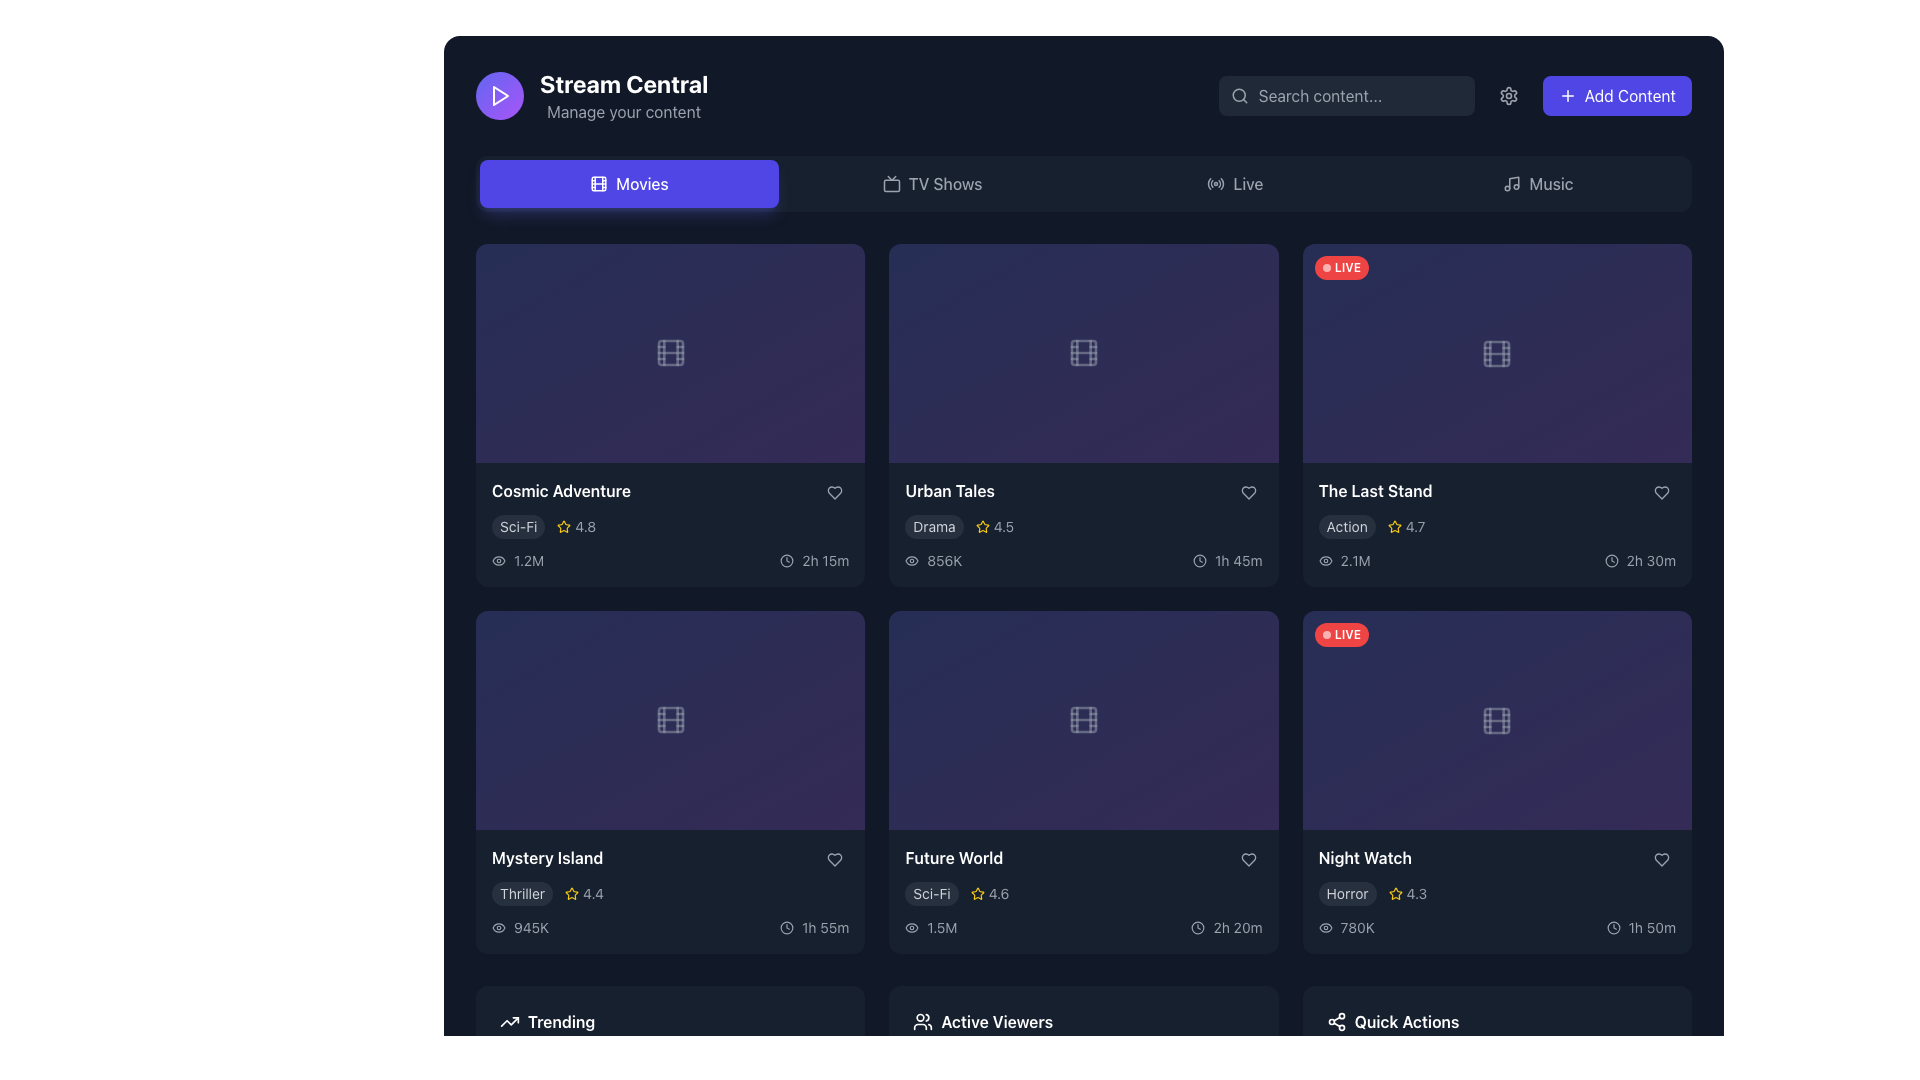 Image resolution: width=1920 pixels, height=1080 pixels. What do you see at coordinates (531, 927) in the screenshot?
I see `the text label displaying the number of views for the 'Mystery Island' movie located in the lower-left section of the card, to the right of the eye icon` at bounding box center [531, 927].